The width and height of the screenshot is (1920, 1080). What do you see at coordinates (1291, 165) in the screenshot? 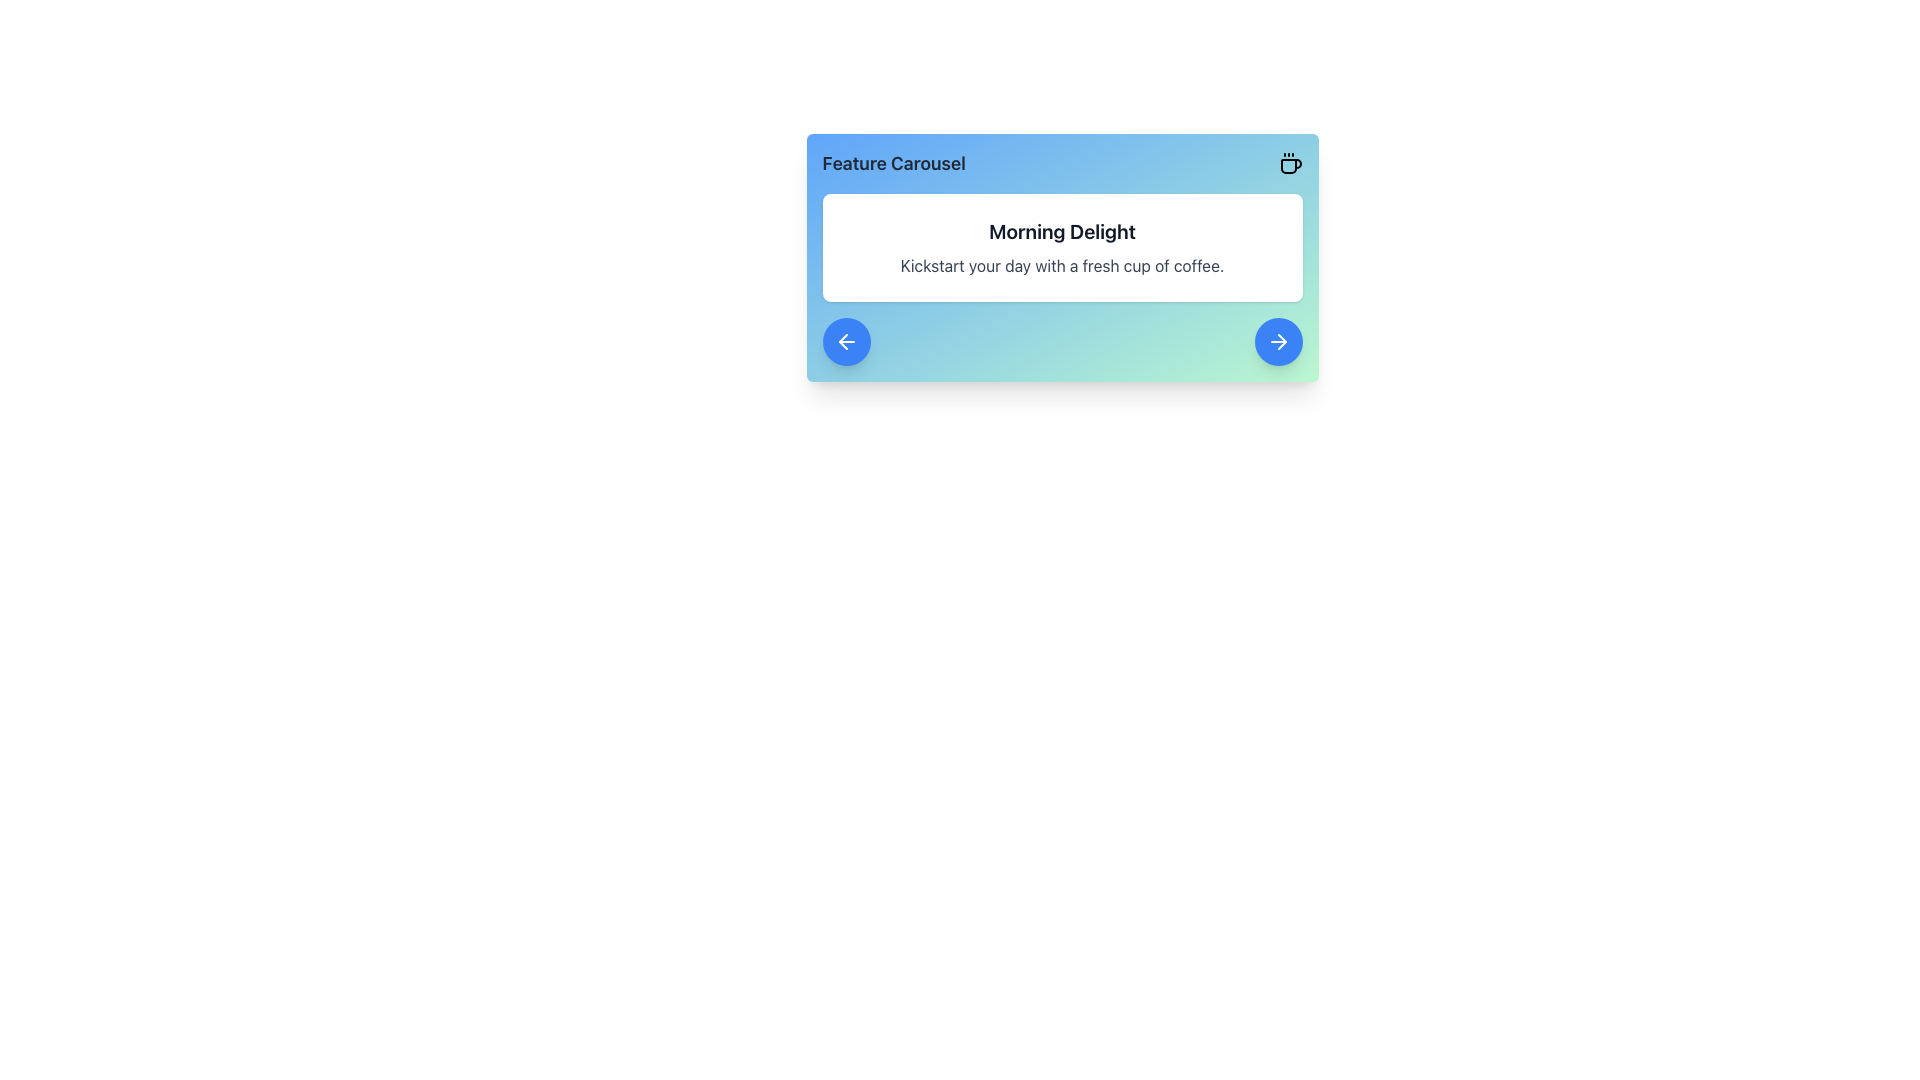
I see `the coffee mug icon located in the top-right of the carousel card, which is styled as an SVG graphic with neutral colors and a rounded body` at bounding box center [1291, 165].